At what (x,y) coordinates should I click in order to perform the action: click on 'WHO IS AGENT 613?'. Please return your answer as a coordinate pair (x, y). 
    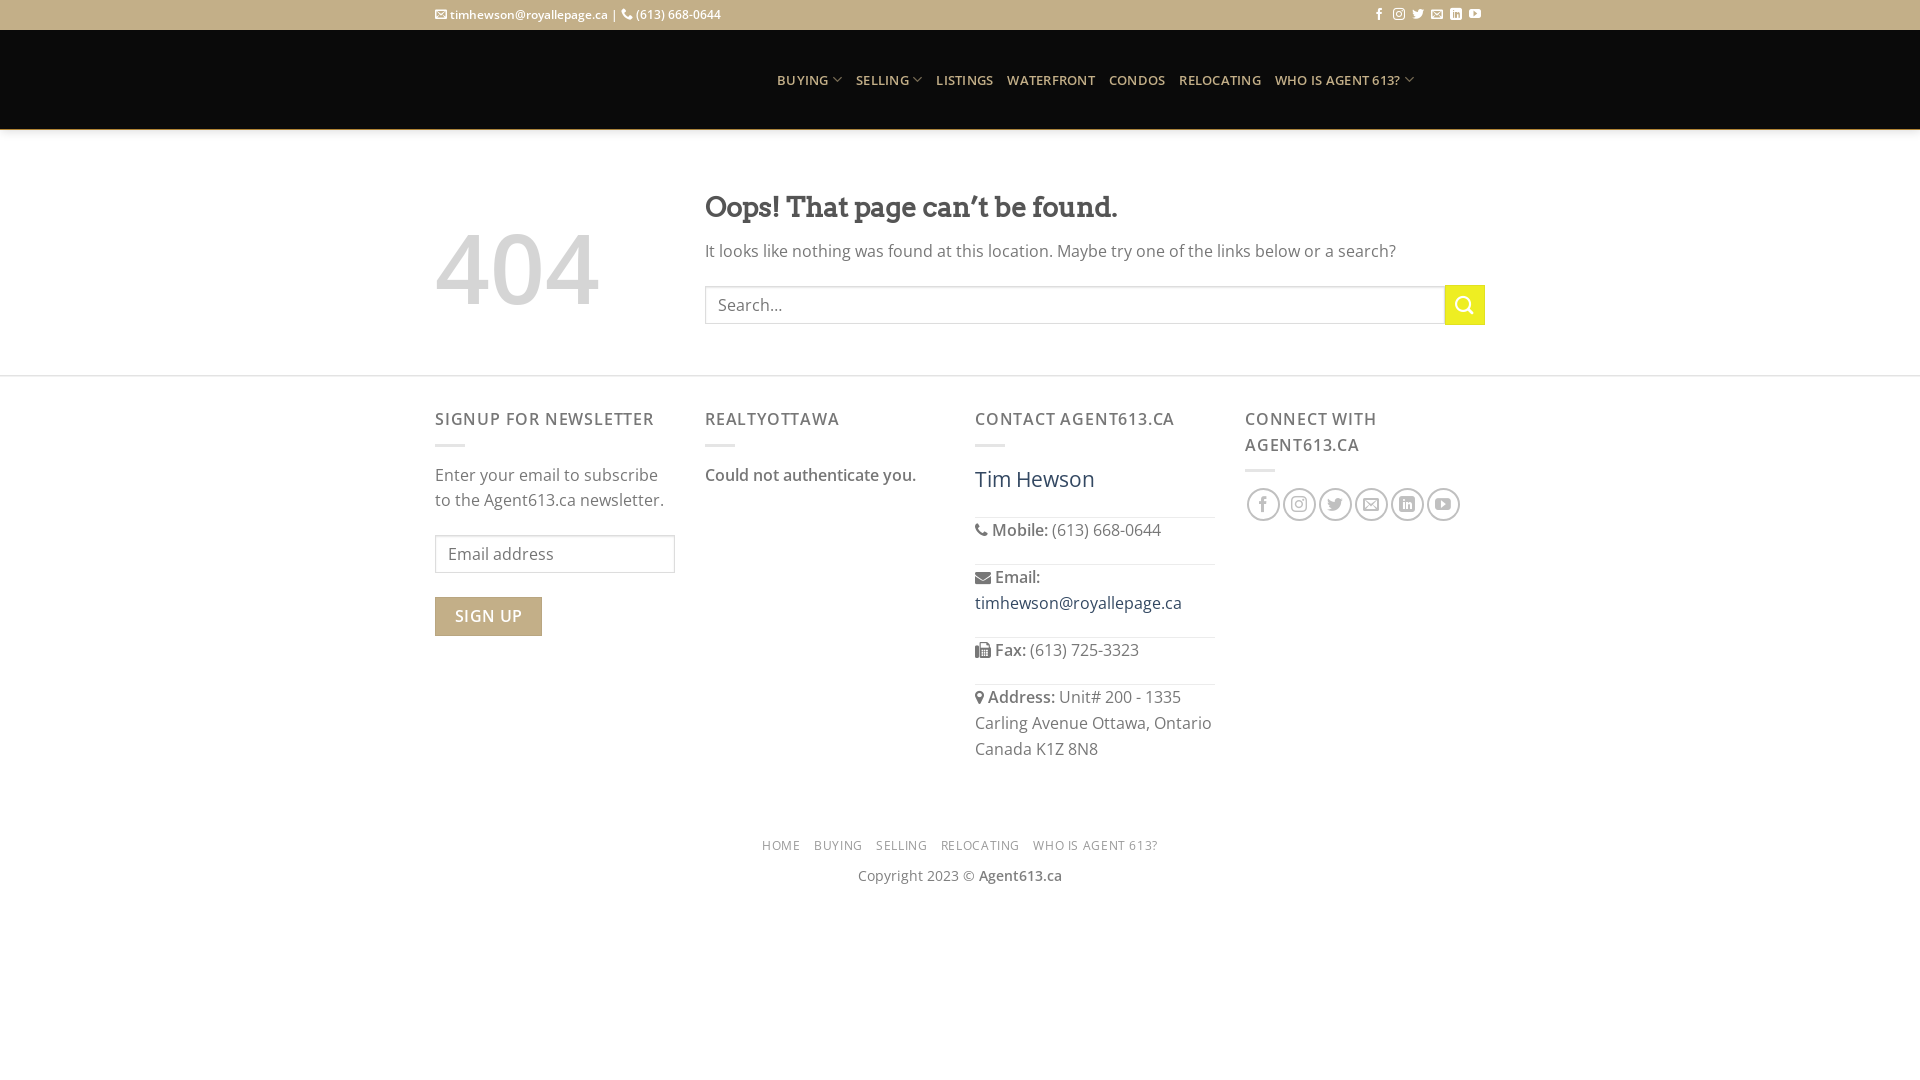
    Looking at the image, I should click on (1093, 845).